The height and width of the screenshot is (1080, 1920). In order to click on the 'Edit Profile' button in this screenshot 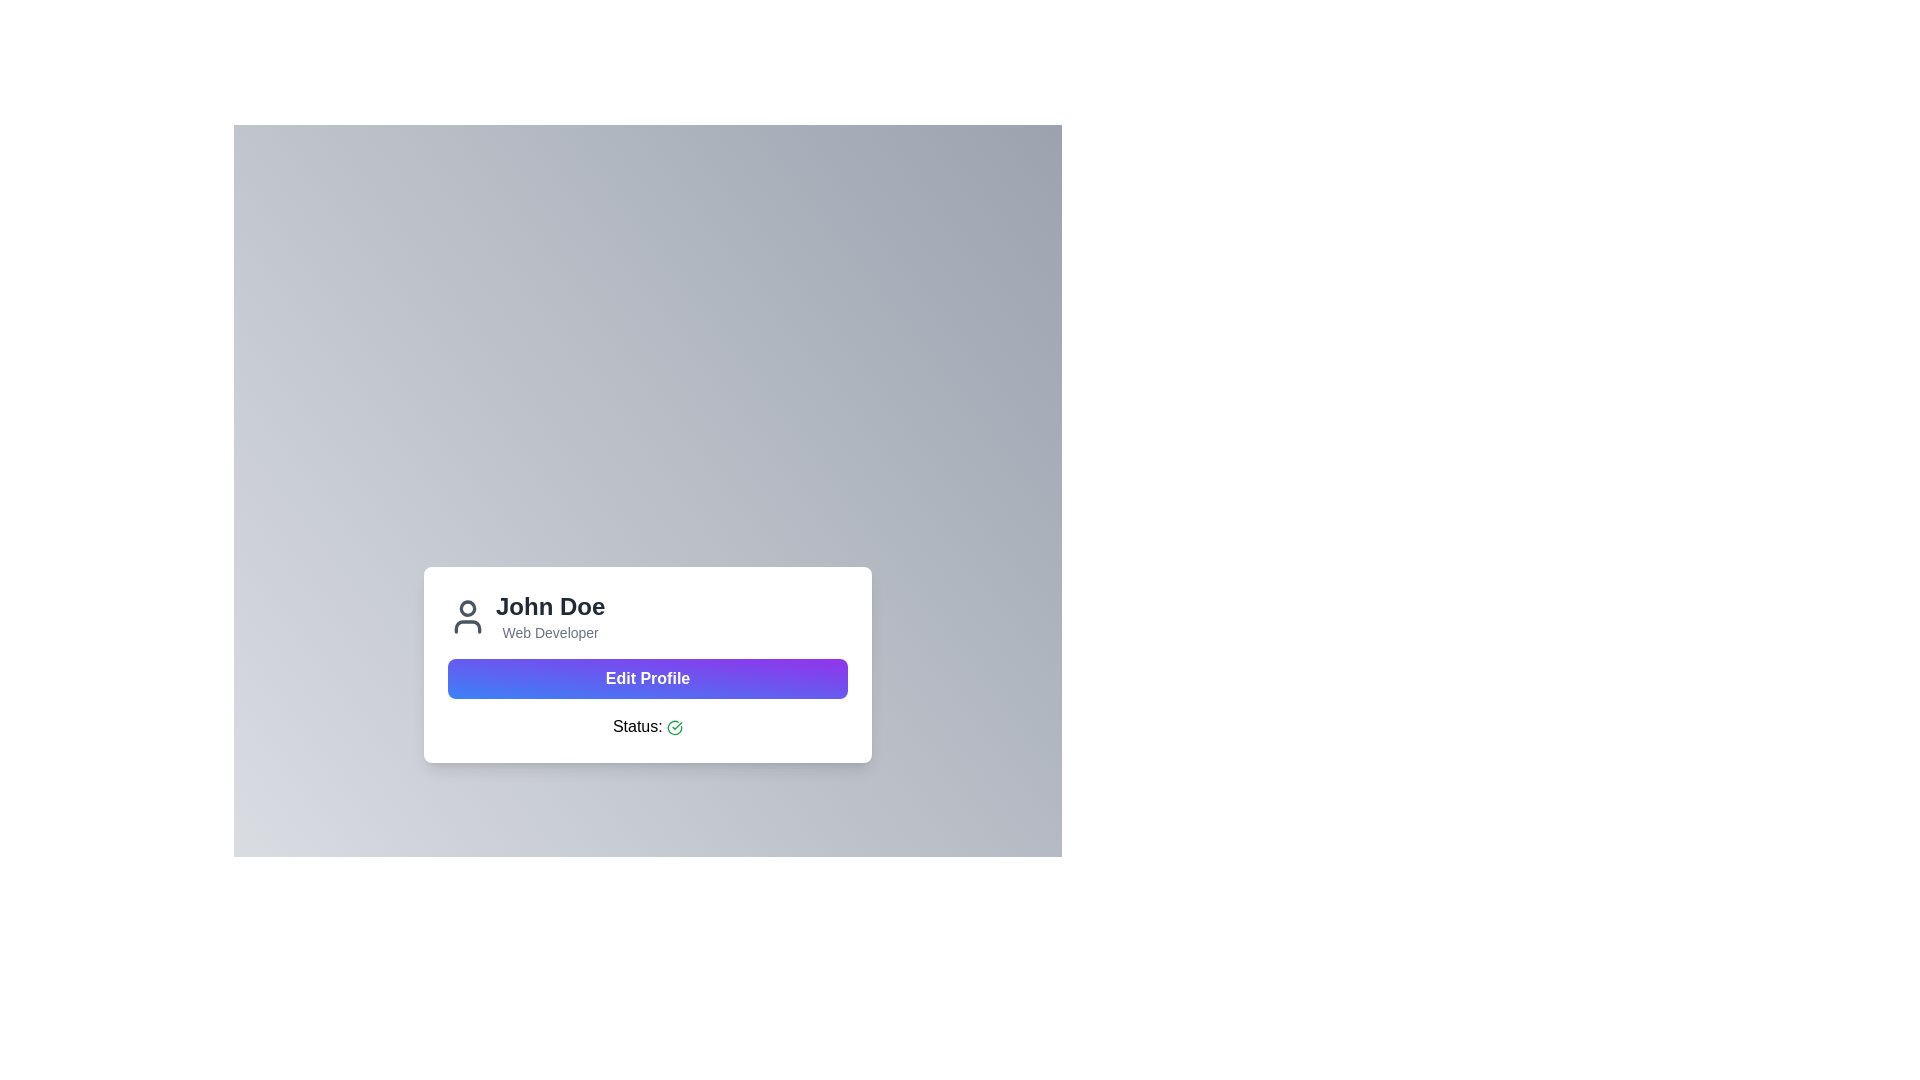, I will do `click(648, 677)`.